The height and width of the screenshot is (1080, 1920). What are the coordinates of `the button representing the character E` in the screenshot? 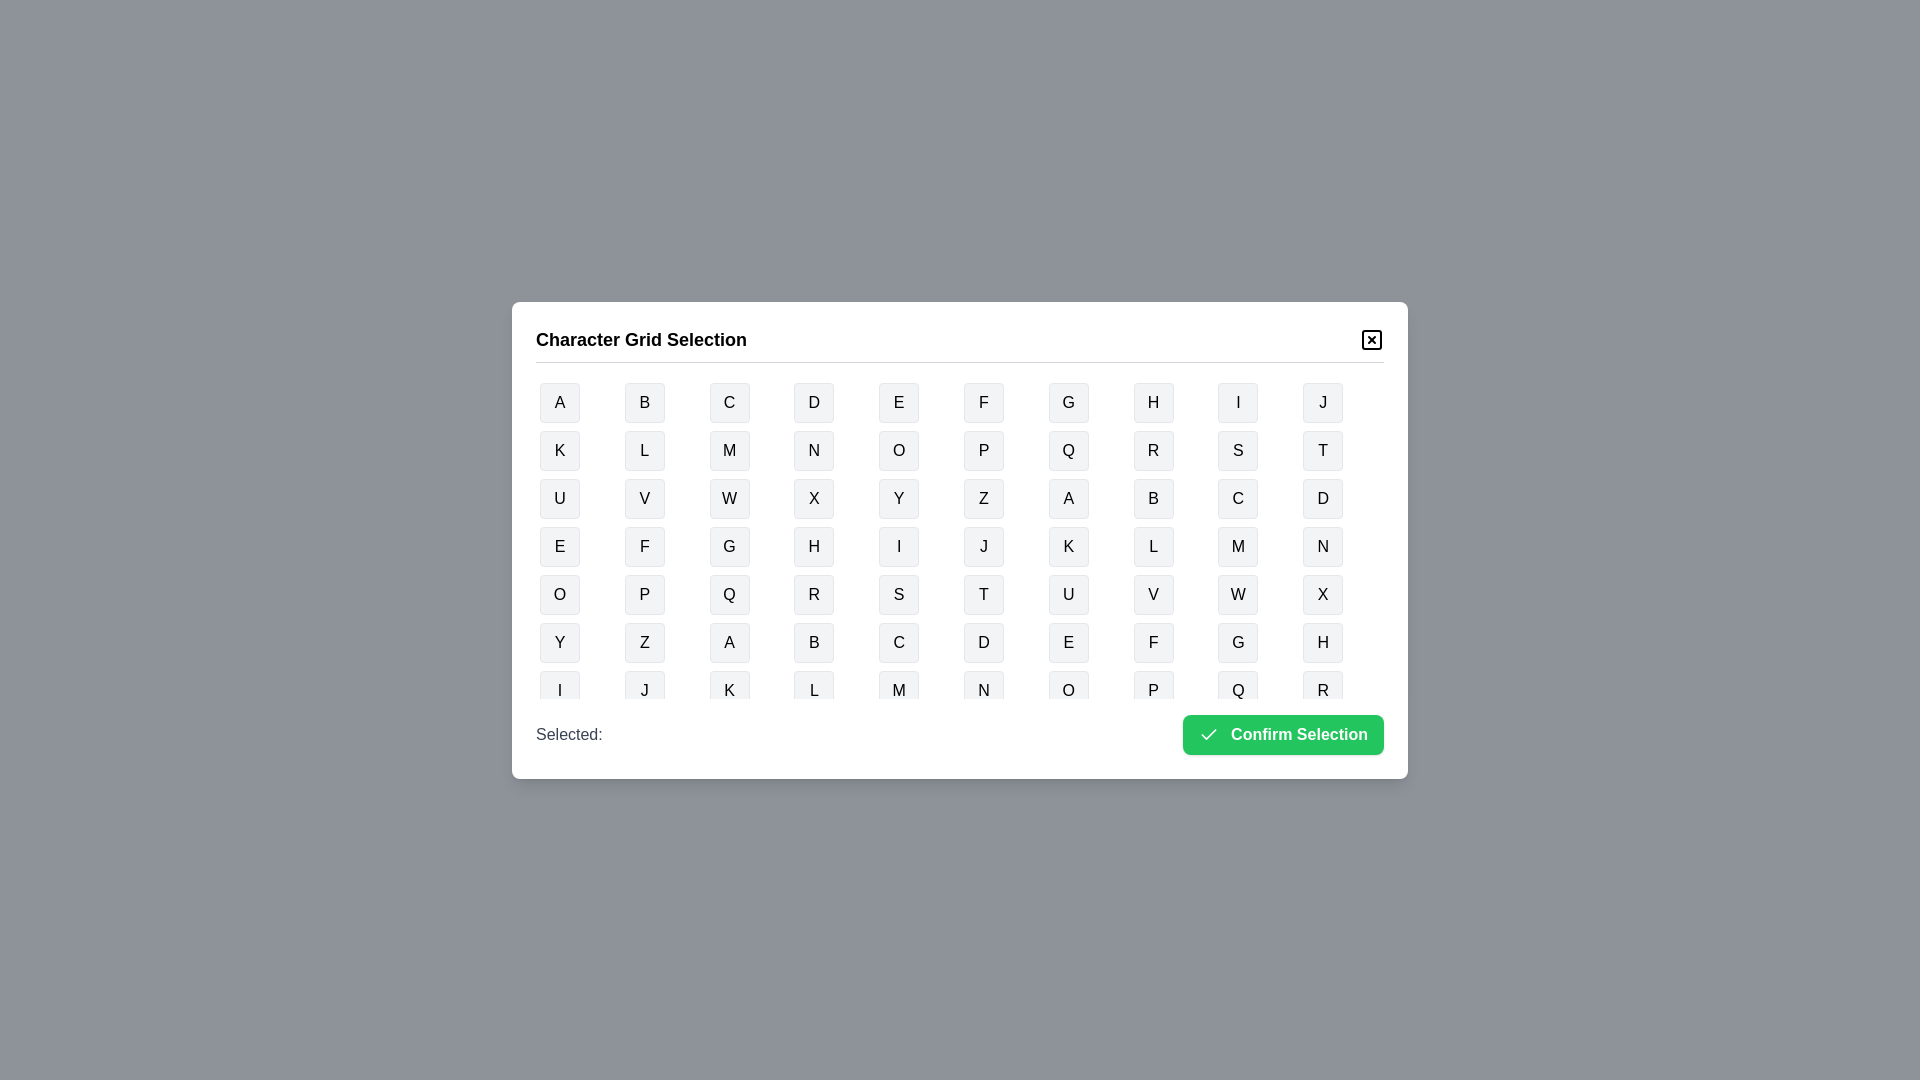 It's located at (898, 402).